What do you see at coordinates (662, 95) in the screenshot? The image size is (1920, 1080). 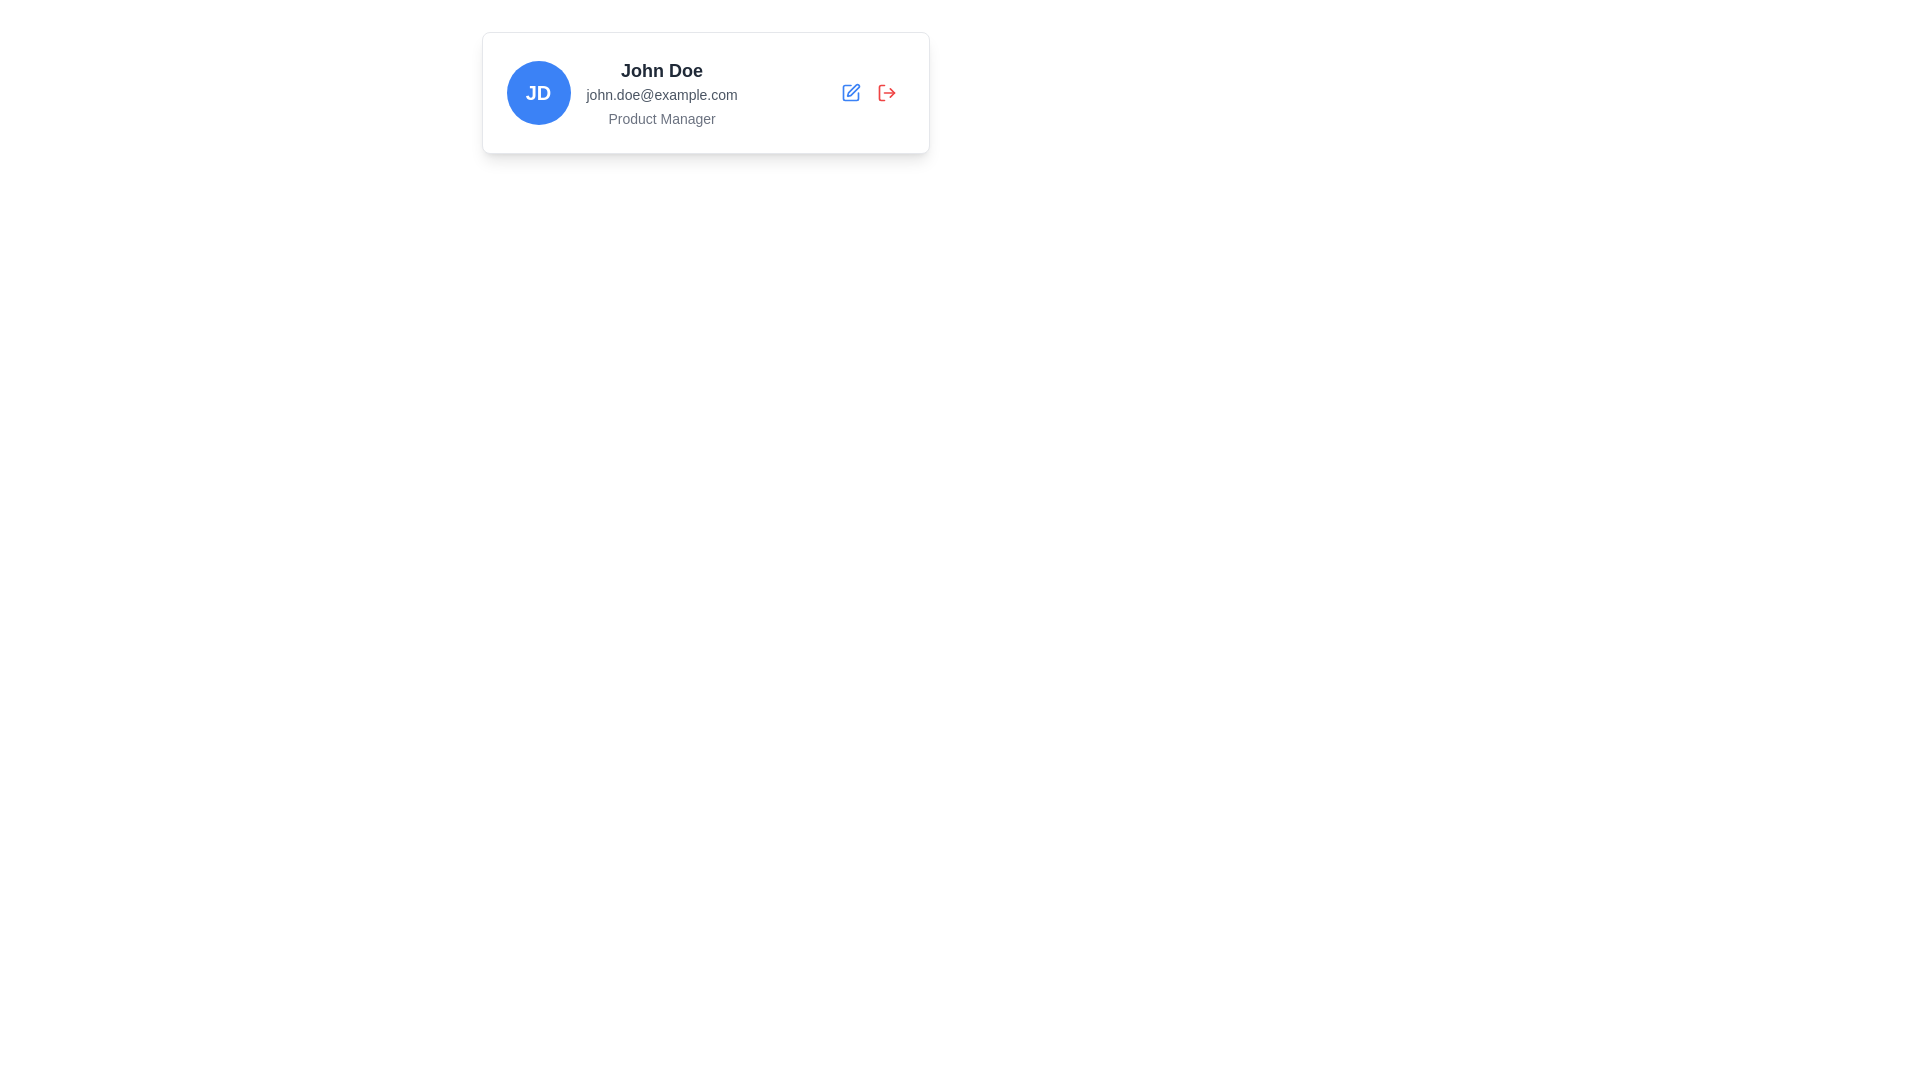 I see `the informational text displaying the email address located beneath 'John Doe' and above 'Product Manager'` at bounding box center [662, 95].